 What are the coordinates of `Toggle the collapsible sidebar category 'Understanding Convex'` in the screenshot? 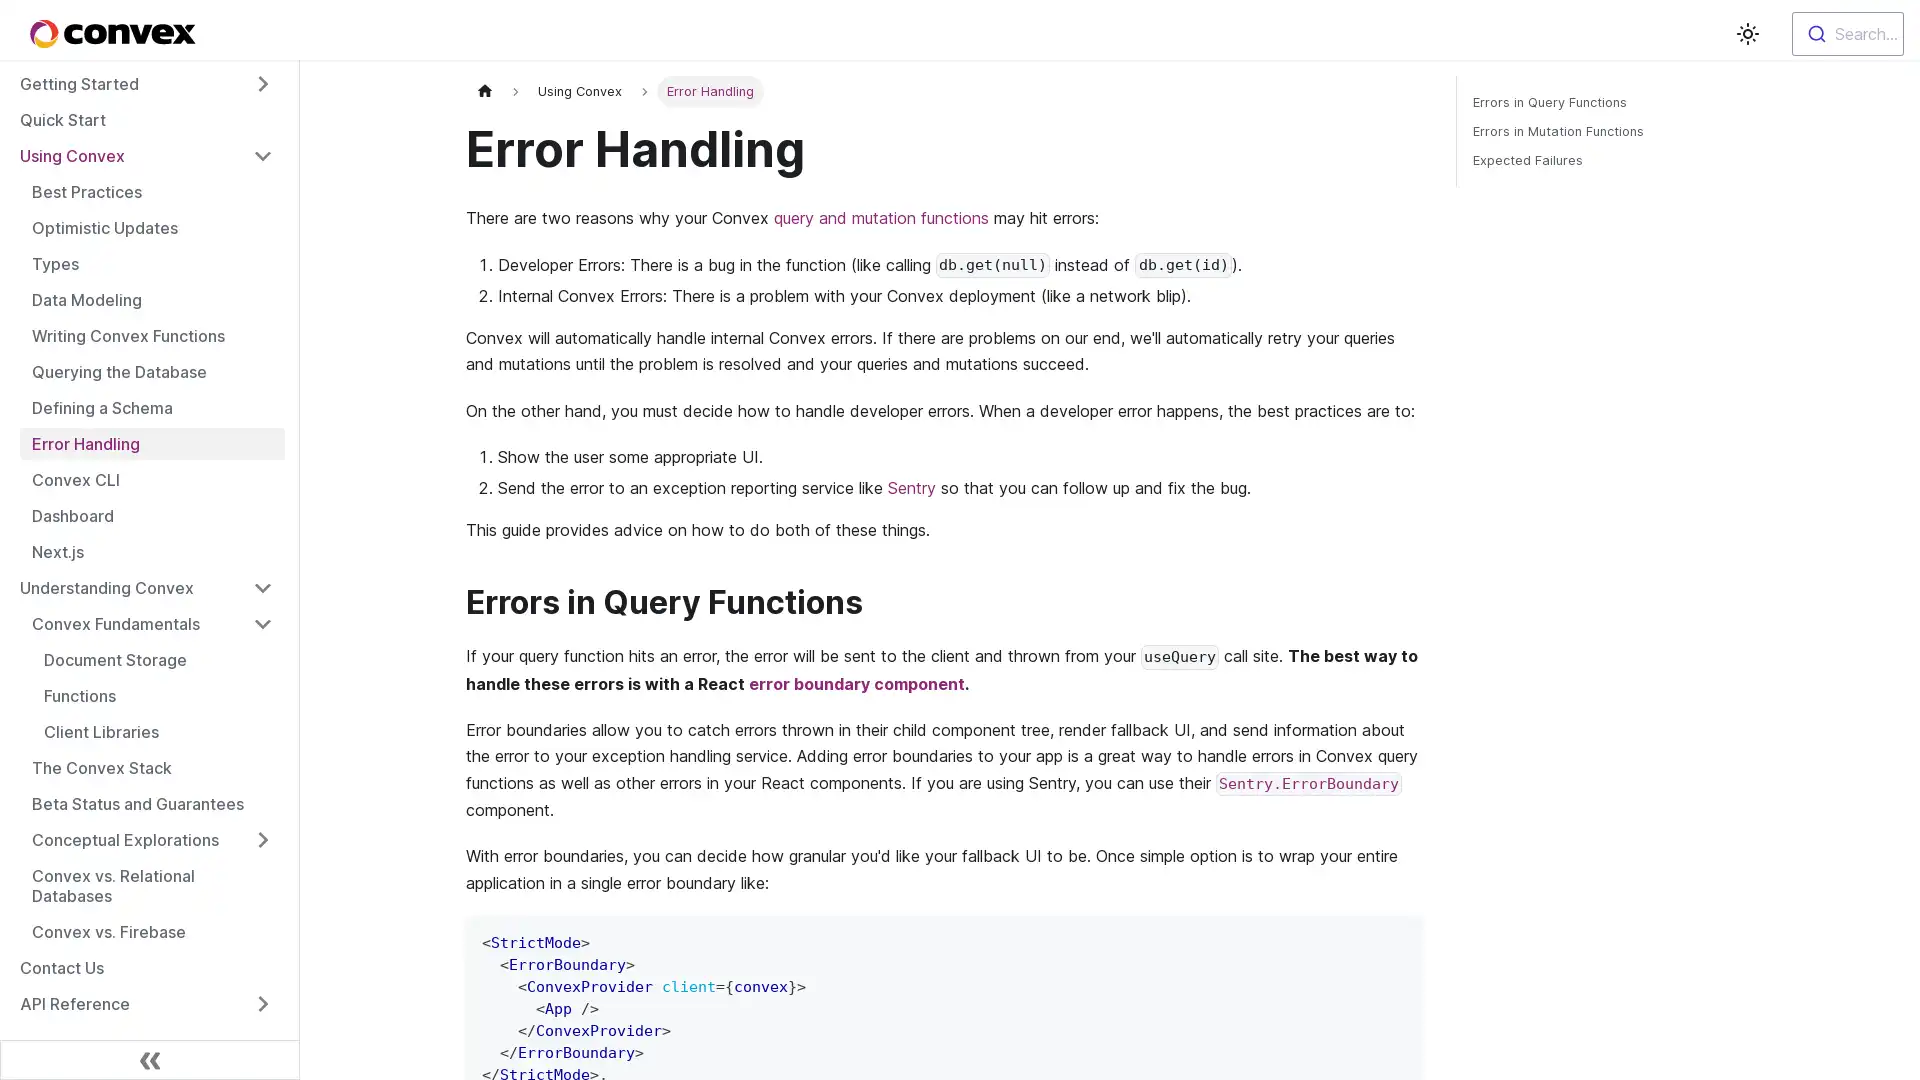 It's located at (262, 586).